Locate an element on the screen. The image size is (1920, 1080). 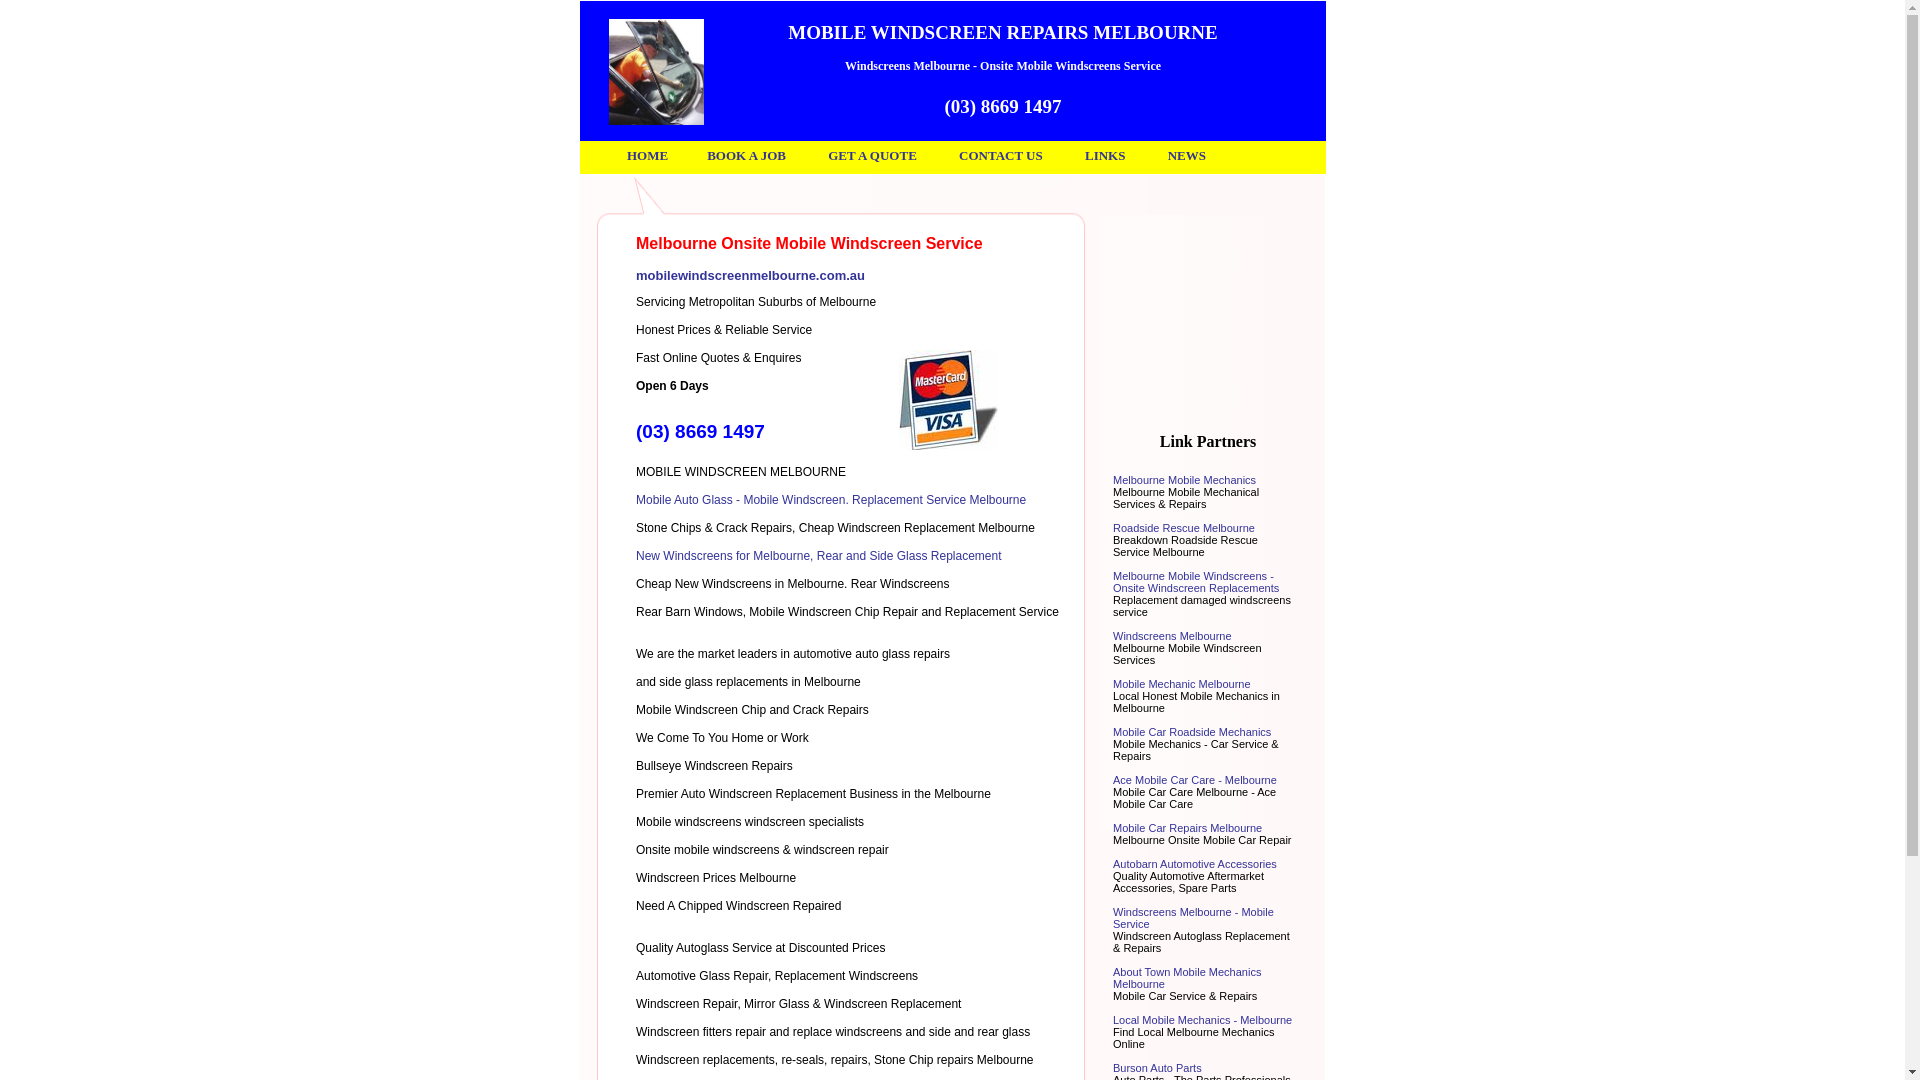
'Windscreens Melbourne - Mobile Service' is located at coordinates (1193, 918).